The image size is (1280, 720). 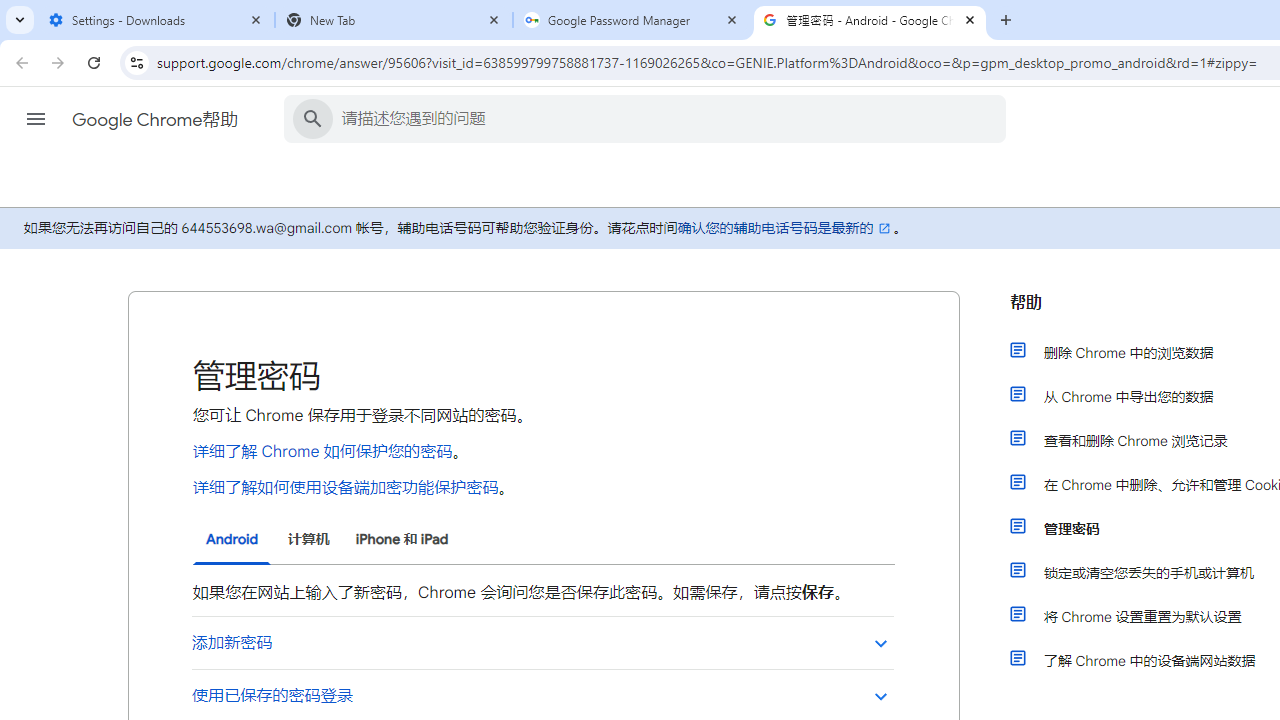 What do you see at coordinates (631, 20) in the screenshot?
I see `'Google Password Manager'` at bounding box center [631, 20].